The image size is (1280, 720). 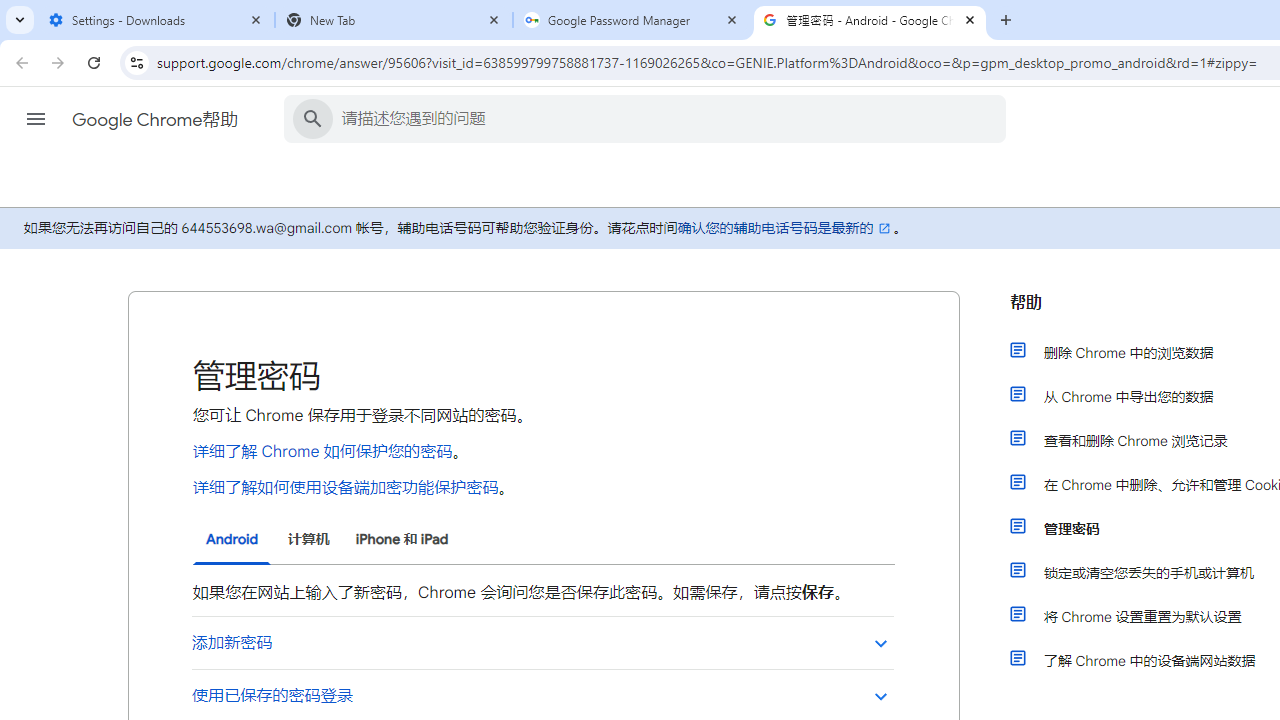 What do you see at coordinates (631, 20) in the screenshot?
I see `'Google Password Manager'` at bounding box center [631, 20].